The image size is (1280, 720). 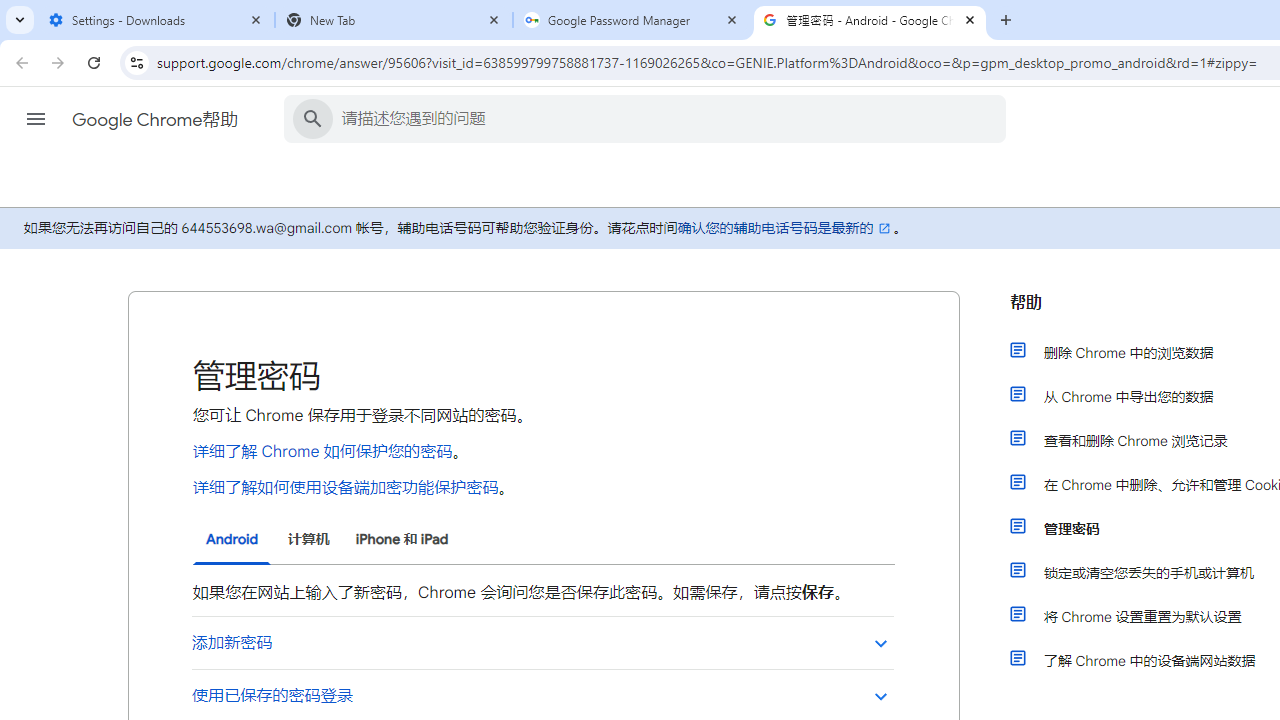 What do you see at coordinates (631, 20) in the screenshot?
I see `'Google Password Manager'` at bounding box center [631, 20].